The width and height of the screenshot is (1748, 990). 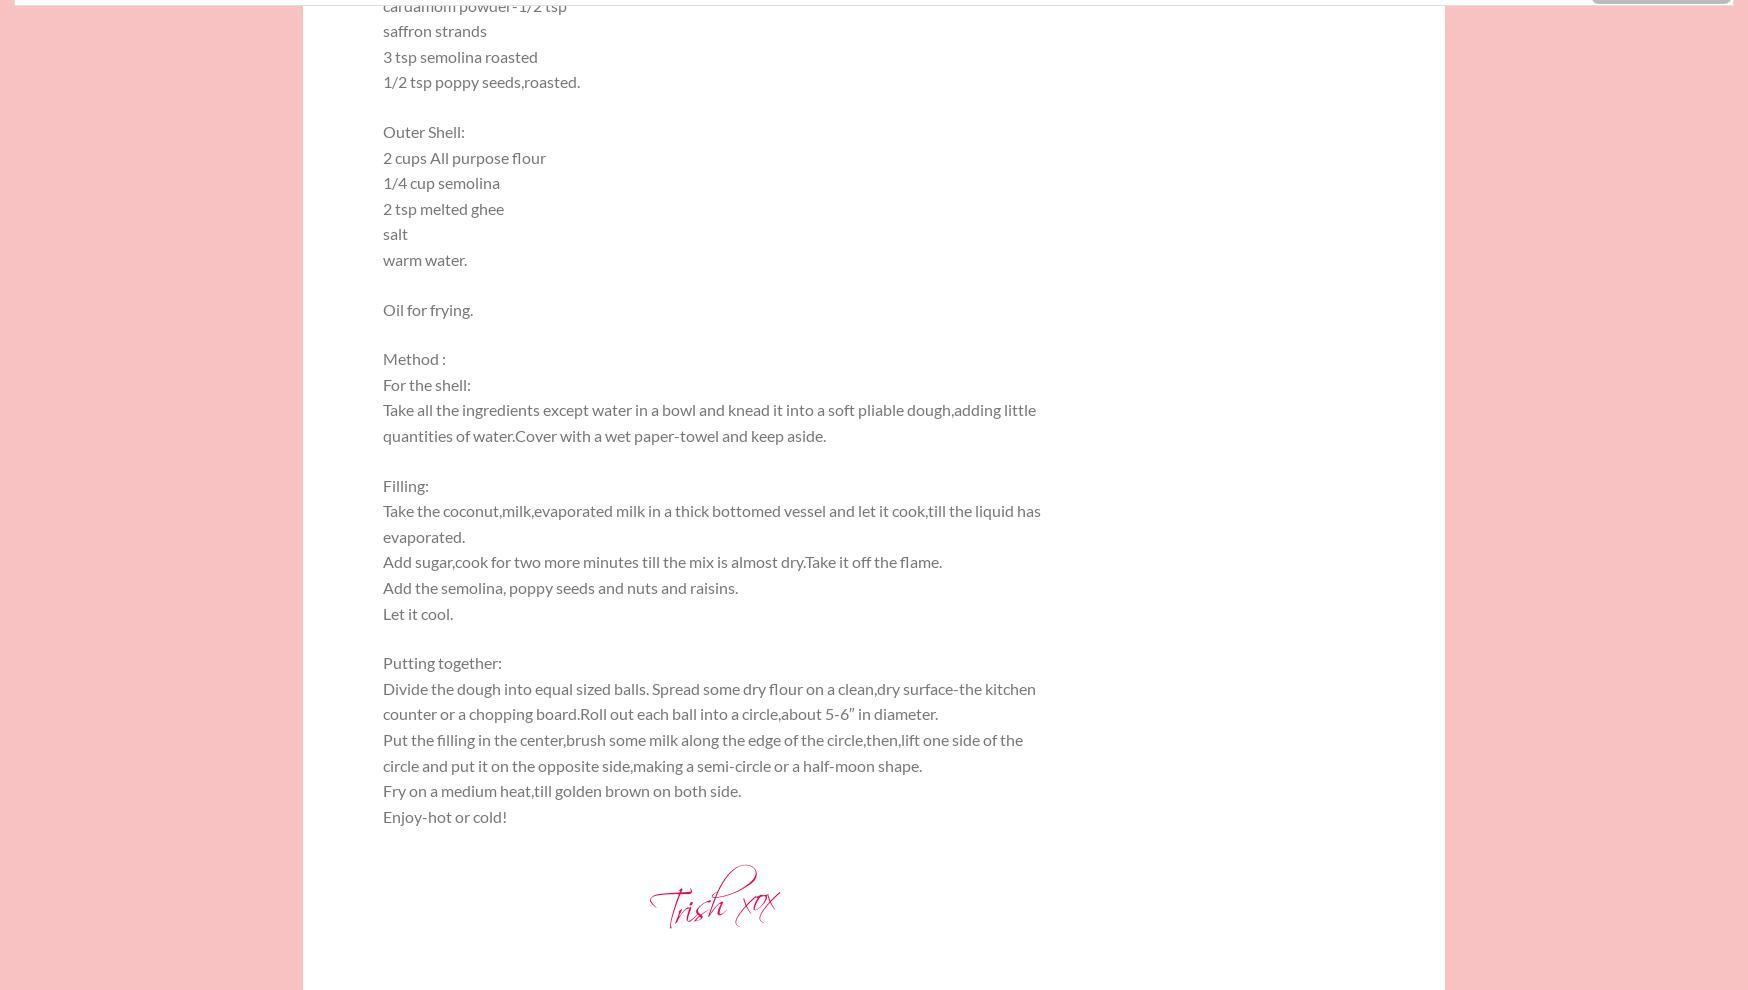 What do you see at coordinates (382, 484) in the screenshot?
I see `'Filling:'` at bounding box center [382, 484].